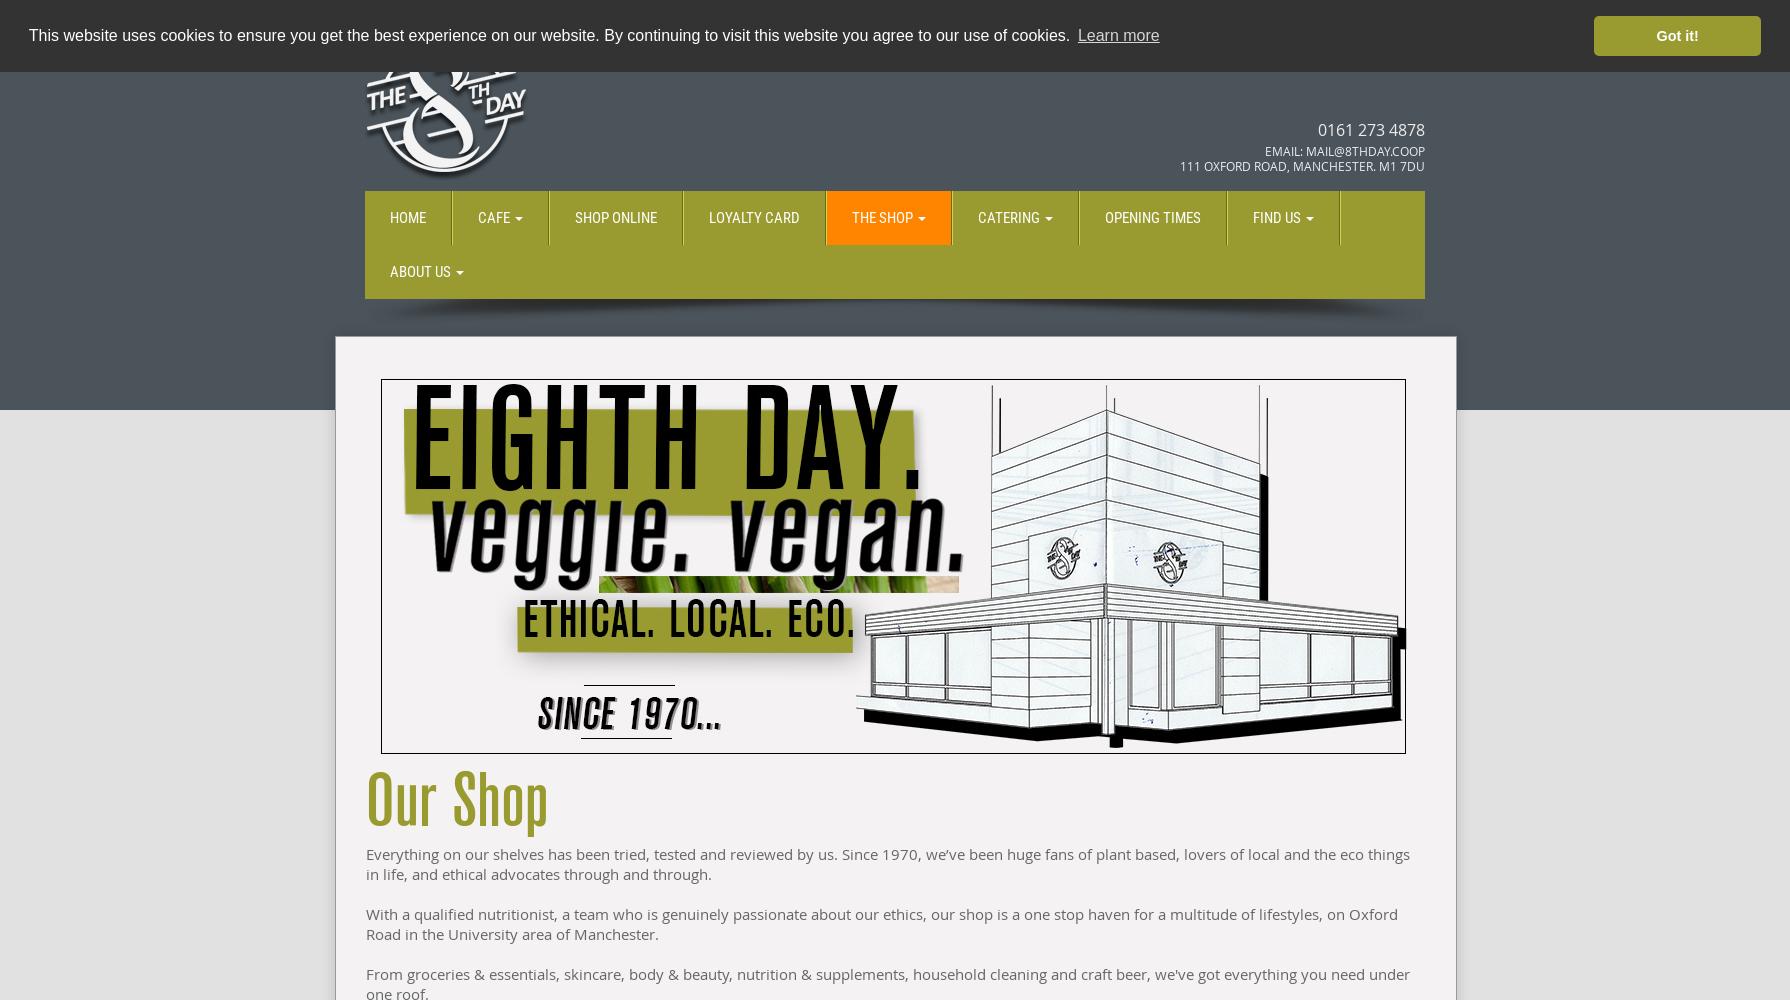 This screenshot has width=1790, height=1000. I want to click on 'Our Shop', so click(456, 801).